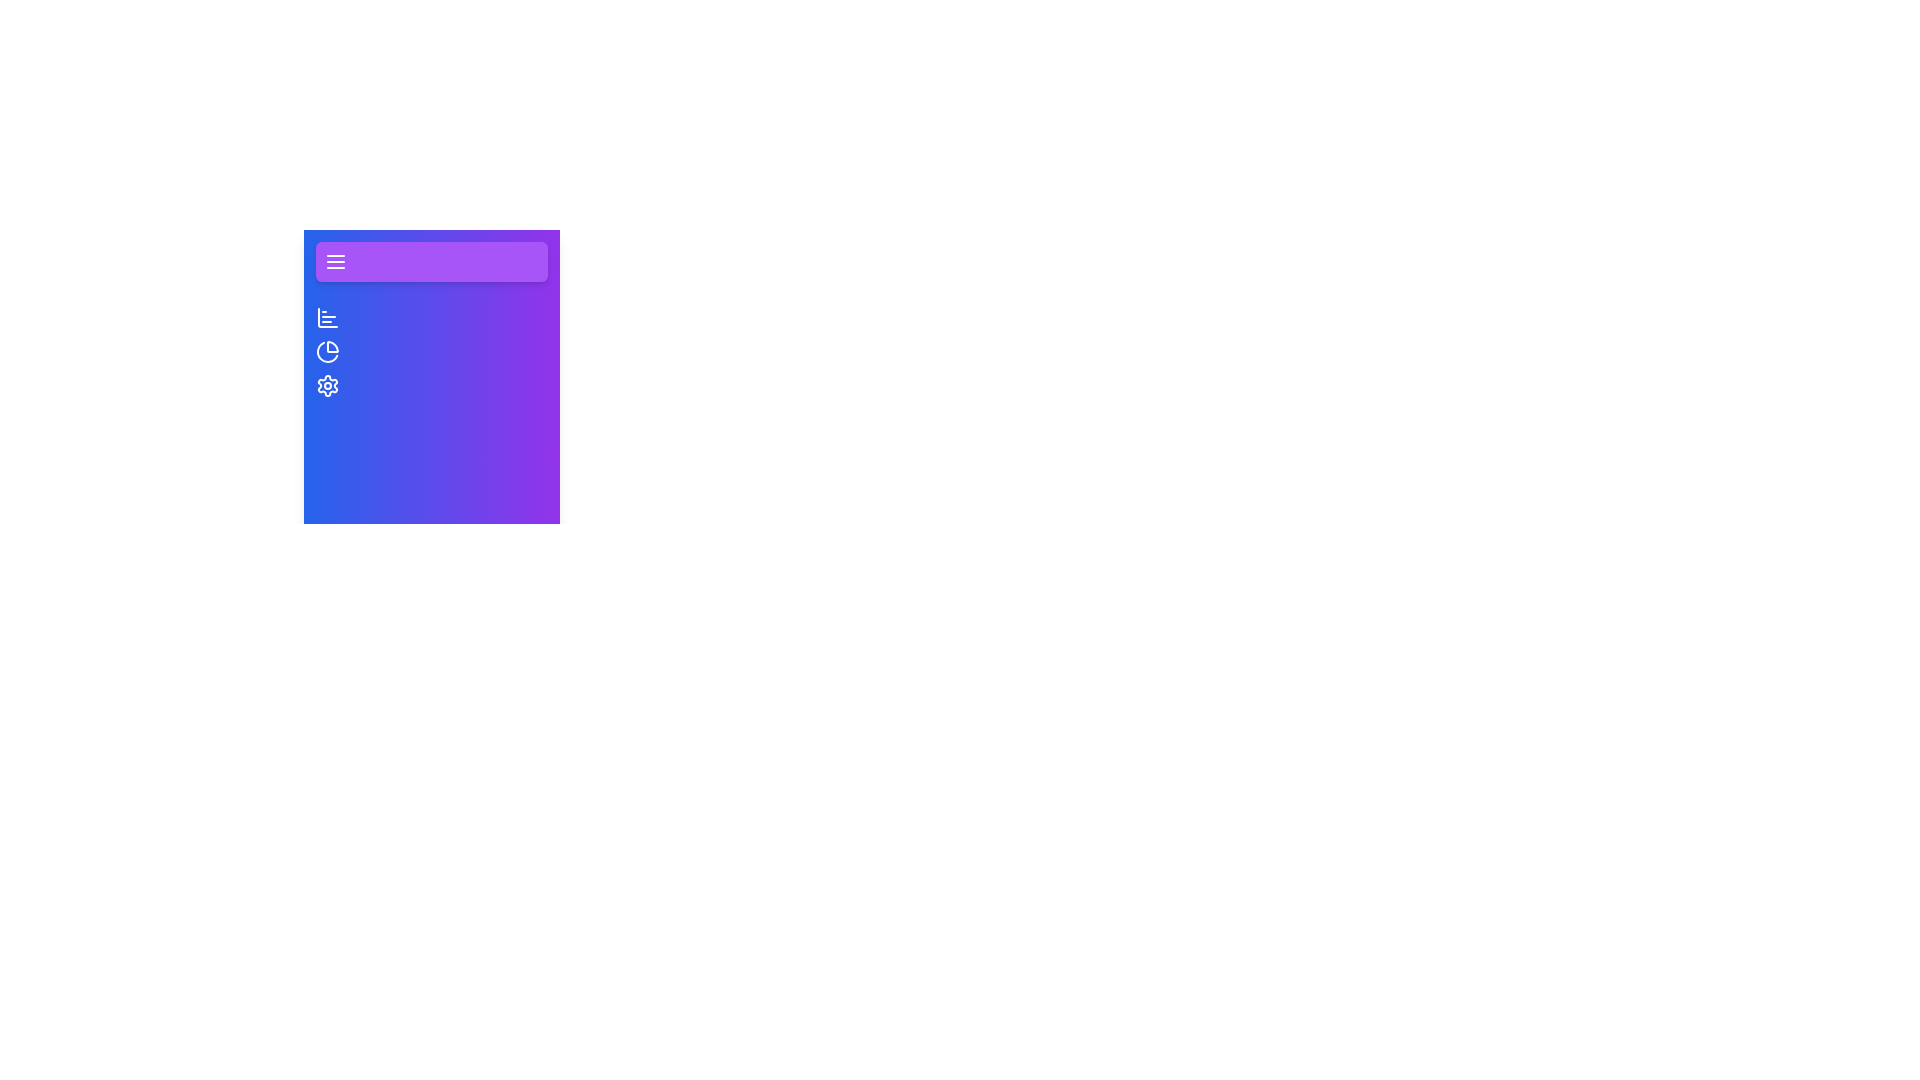 The width and height of the screenshot is (1920, 1080). What do you see at coordinates (327, 350) in the screenshot?
I see `the tab Analysis to see the hover effect` at bounding box center [327, 350].